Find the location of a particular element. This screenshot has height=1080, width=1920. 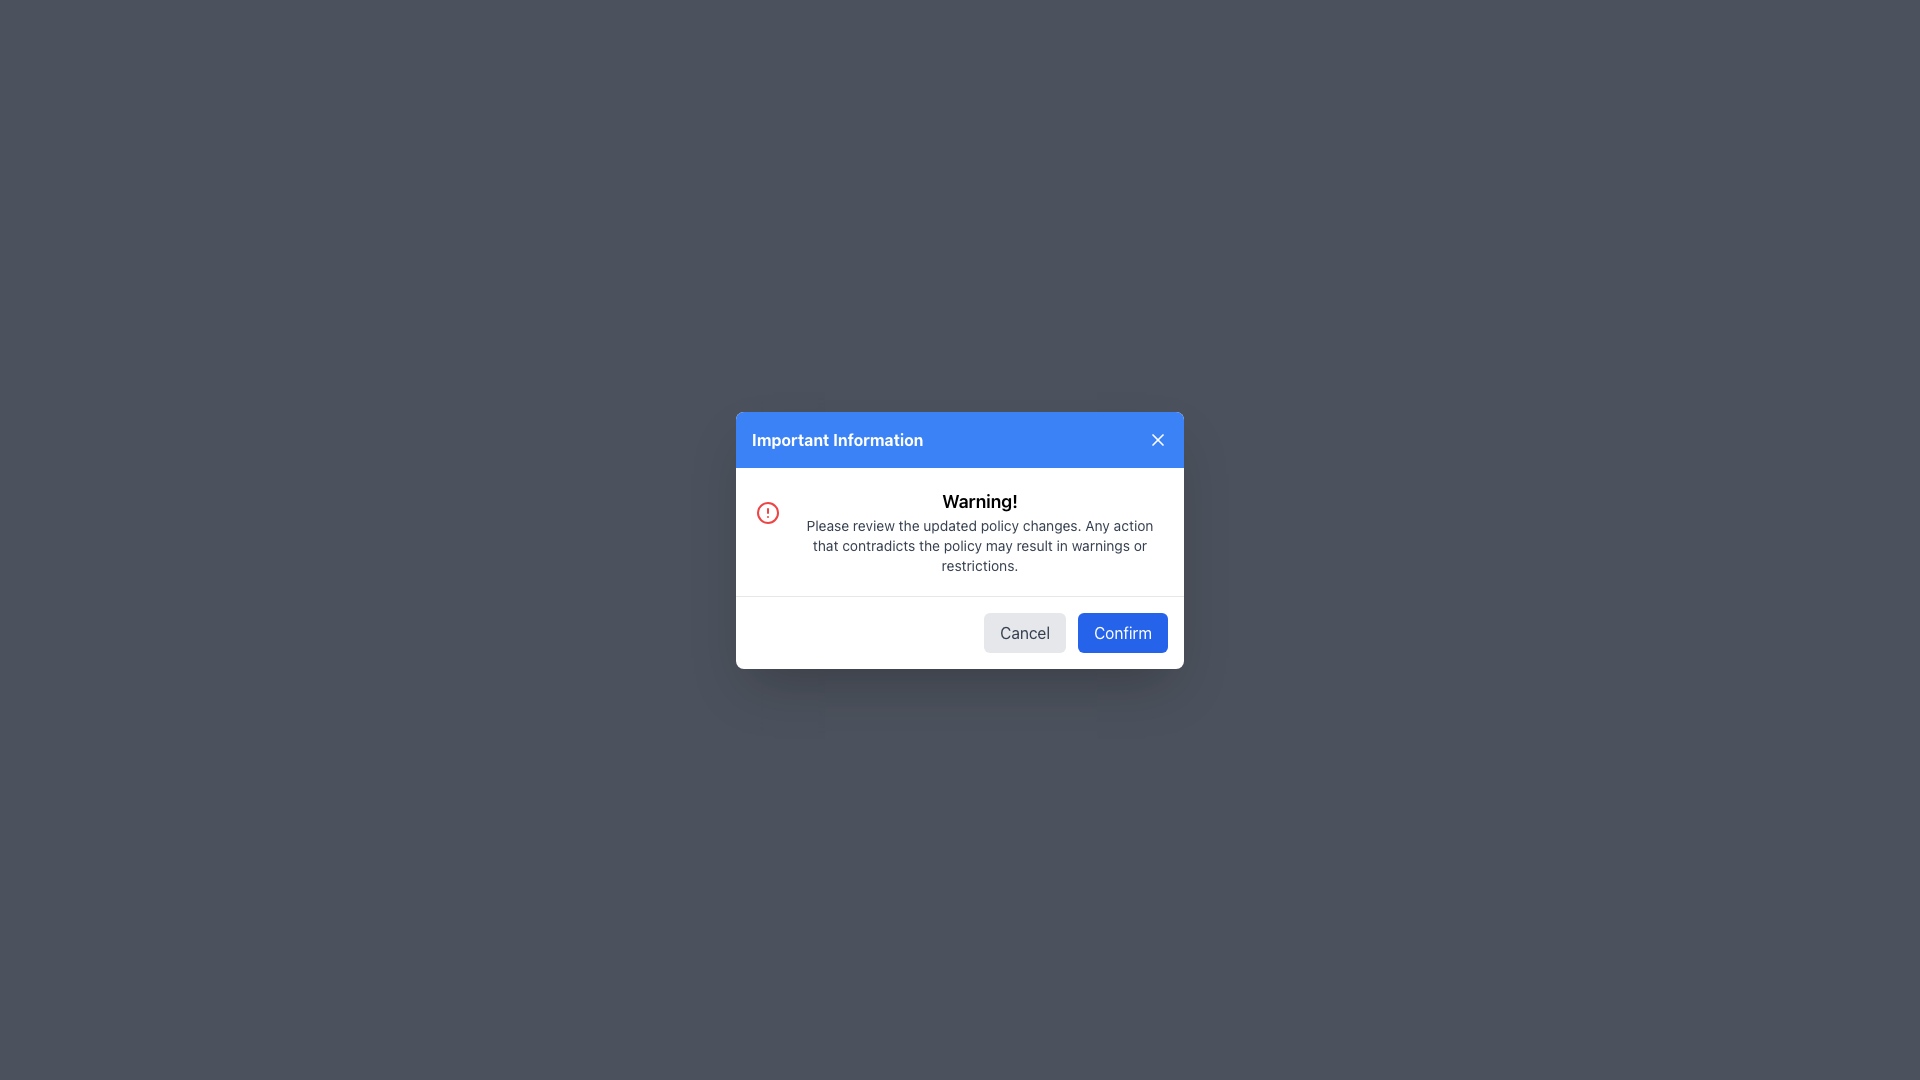

the small square button with a white 'X' icon located at the top-right corner of the blue header bar displaying 'Important Information' is located at coordinates (1157, 438).